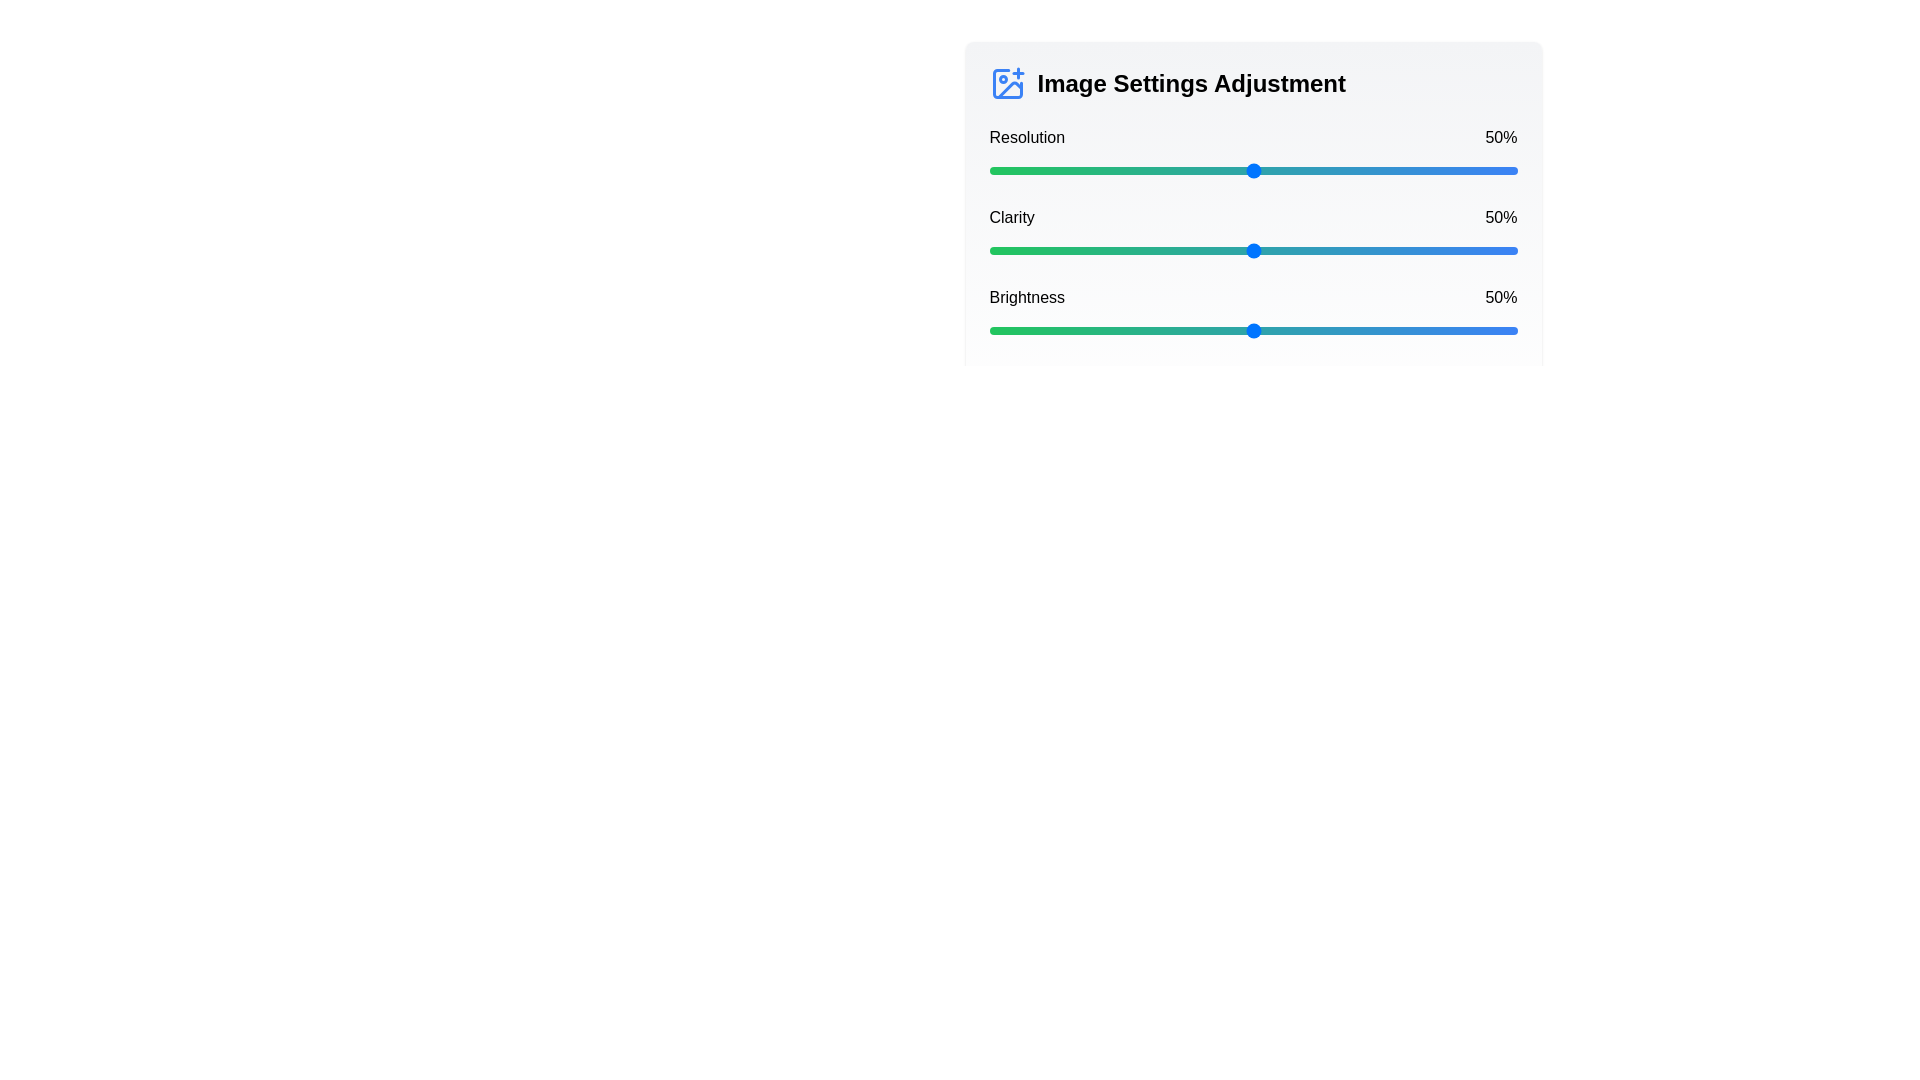 Image resolution: width=1920 pixels, height=1080 pixels. I want to click on the brightness slider to 43%, so click(1215, 330).